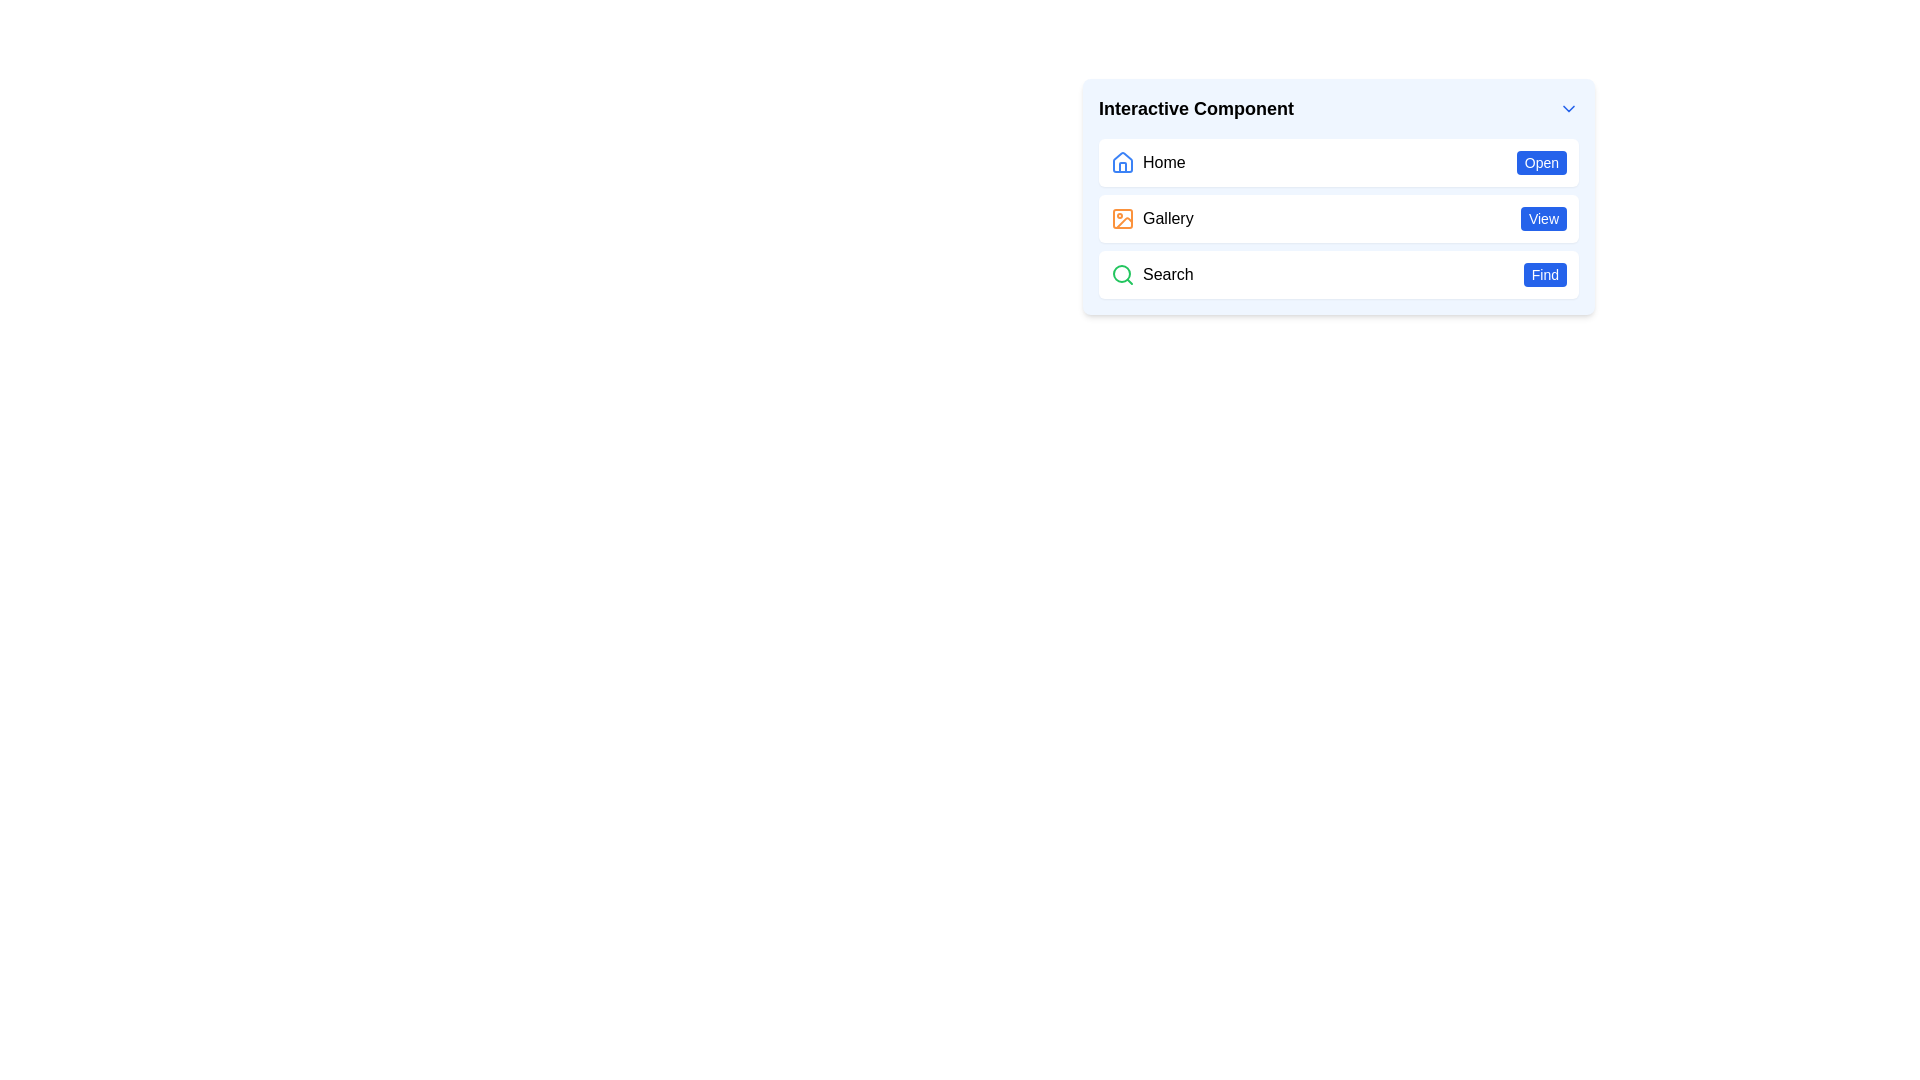 The width and height of the screenshot is (1920, 1080). What do you see at coordinates (1123, 219) in the screenshot?
I see `the gallery icon, which is the second element in a vertical group of three options (Home, Gallery, Search)` at bounding box center [1123, 219].